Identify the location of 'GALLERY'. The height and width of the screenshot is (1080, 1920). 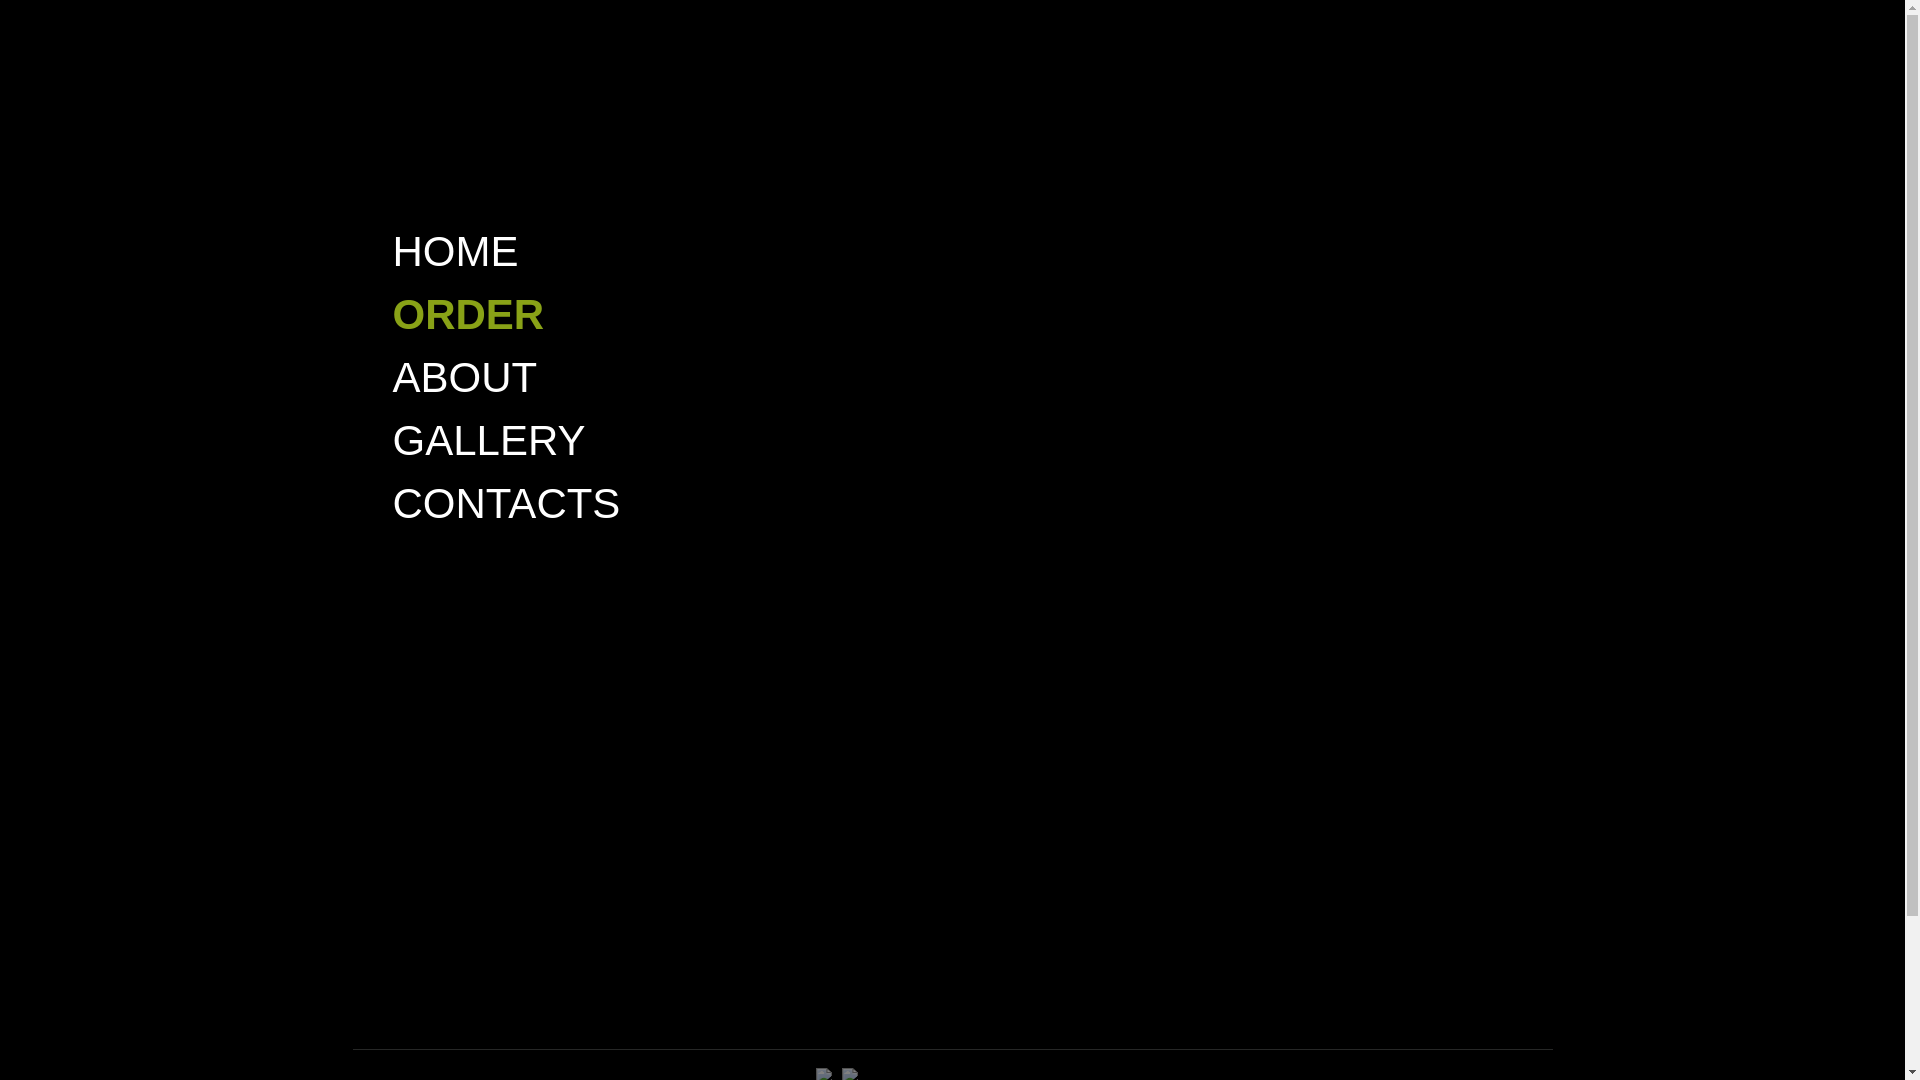
(488, 439).